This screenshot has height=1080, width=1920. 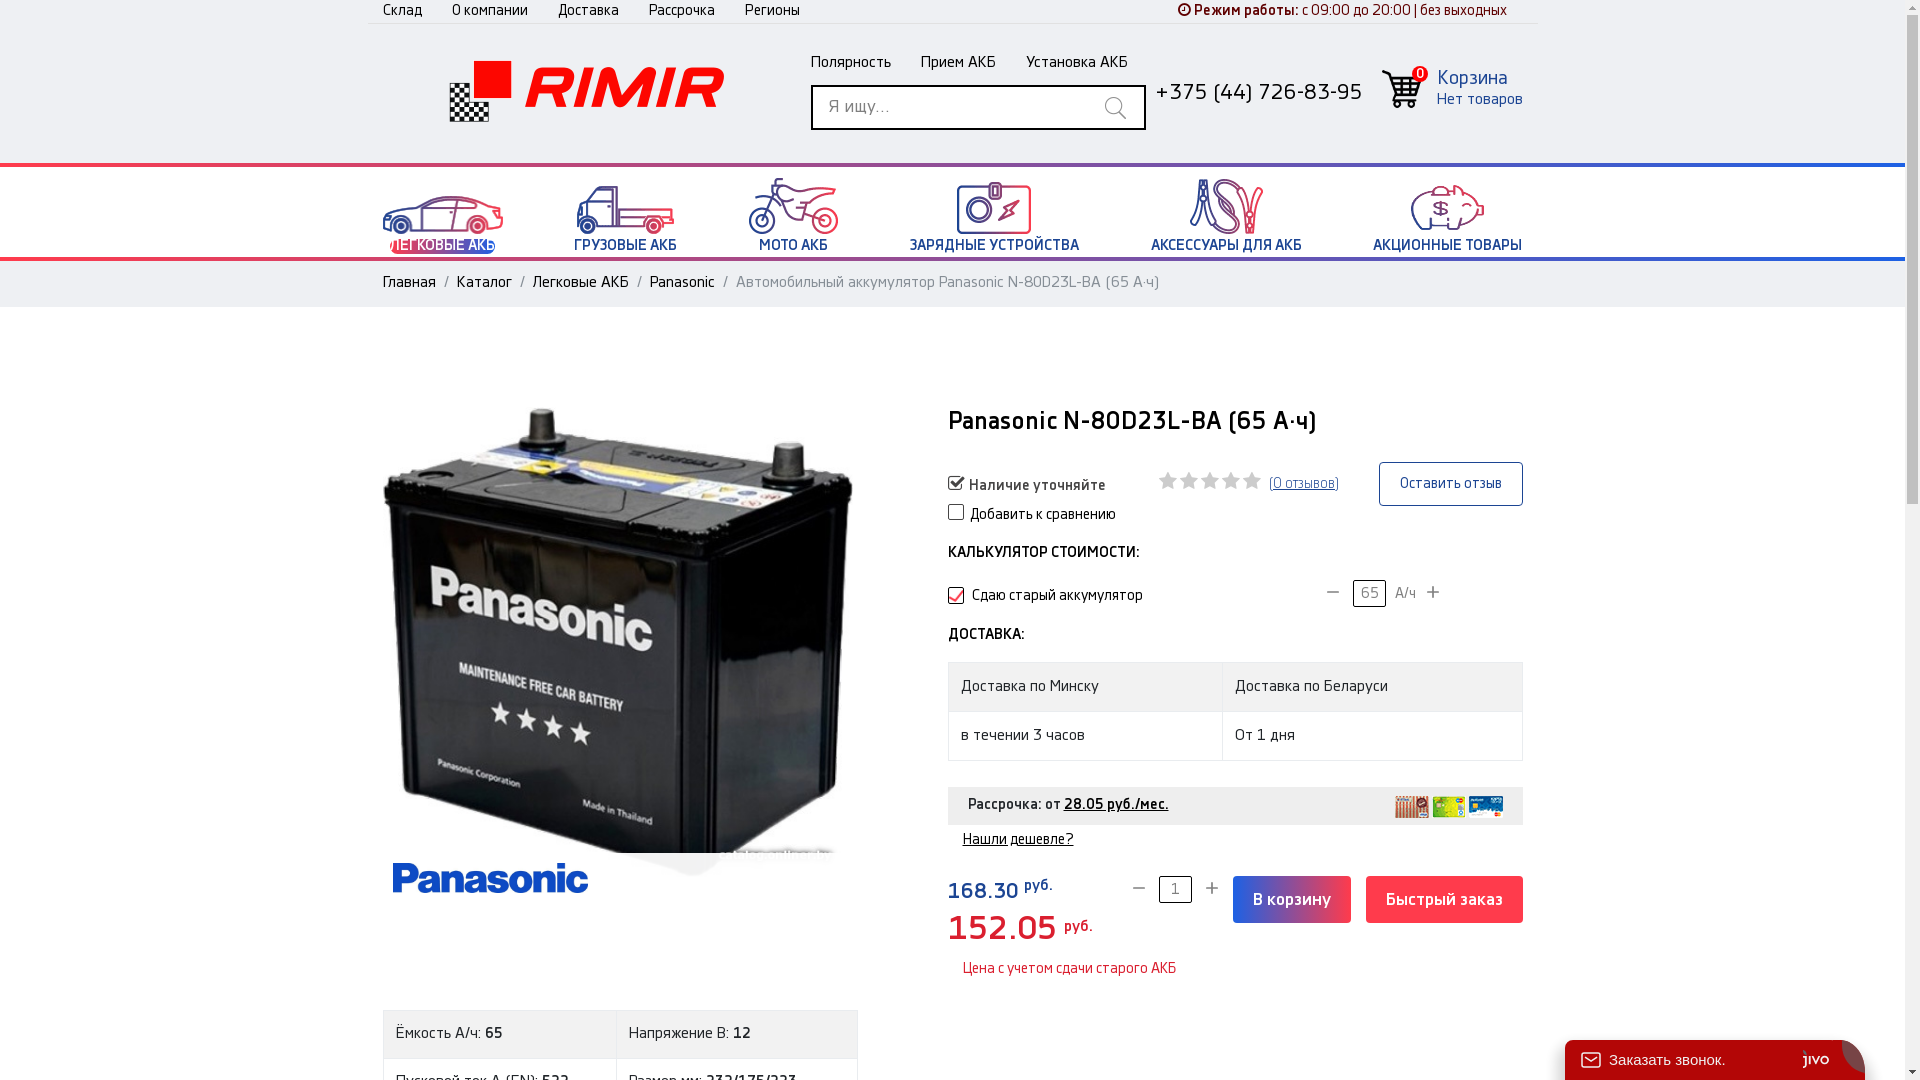 I want to click on '+375 (44) 726-83-95', so click(x=1256, y=92).